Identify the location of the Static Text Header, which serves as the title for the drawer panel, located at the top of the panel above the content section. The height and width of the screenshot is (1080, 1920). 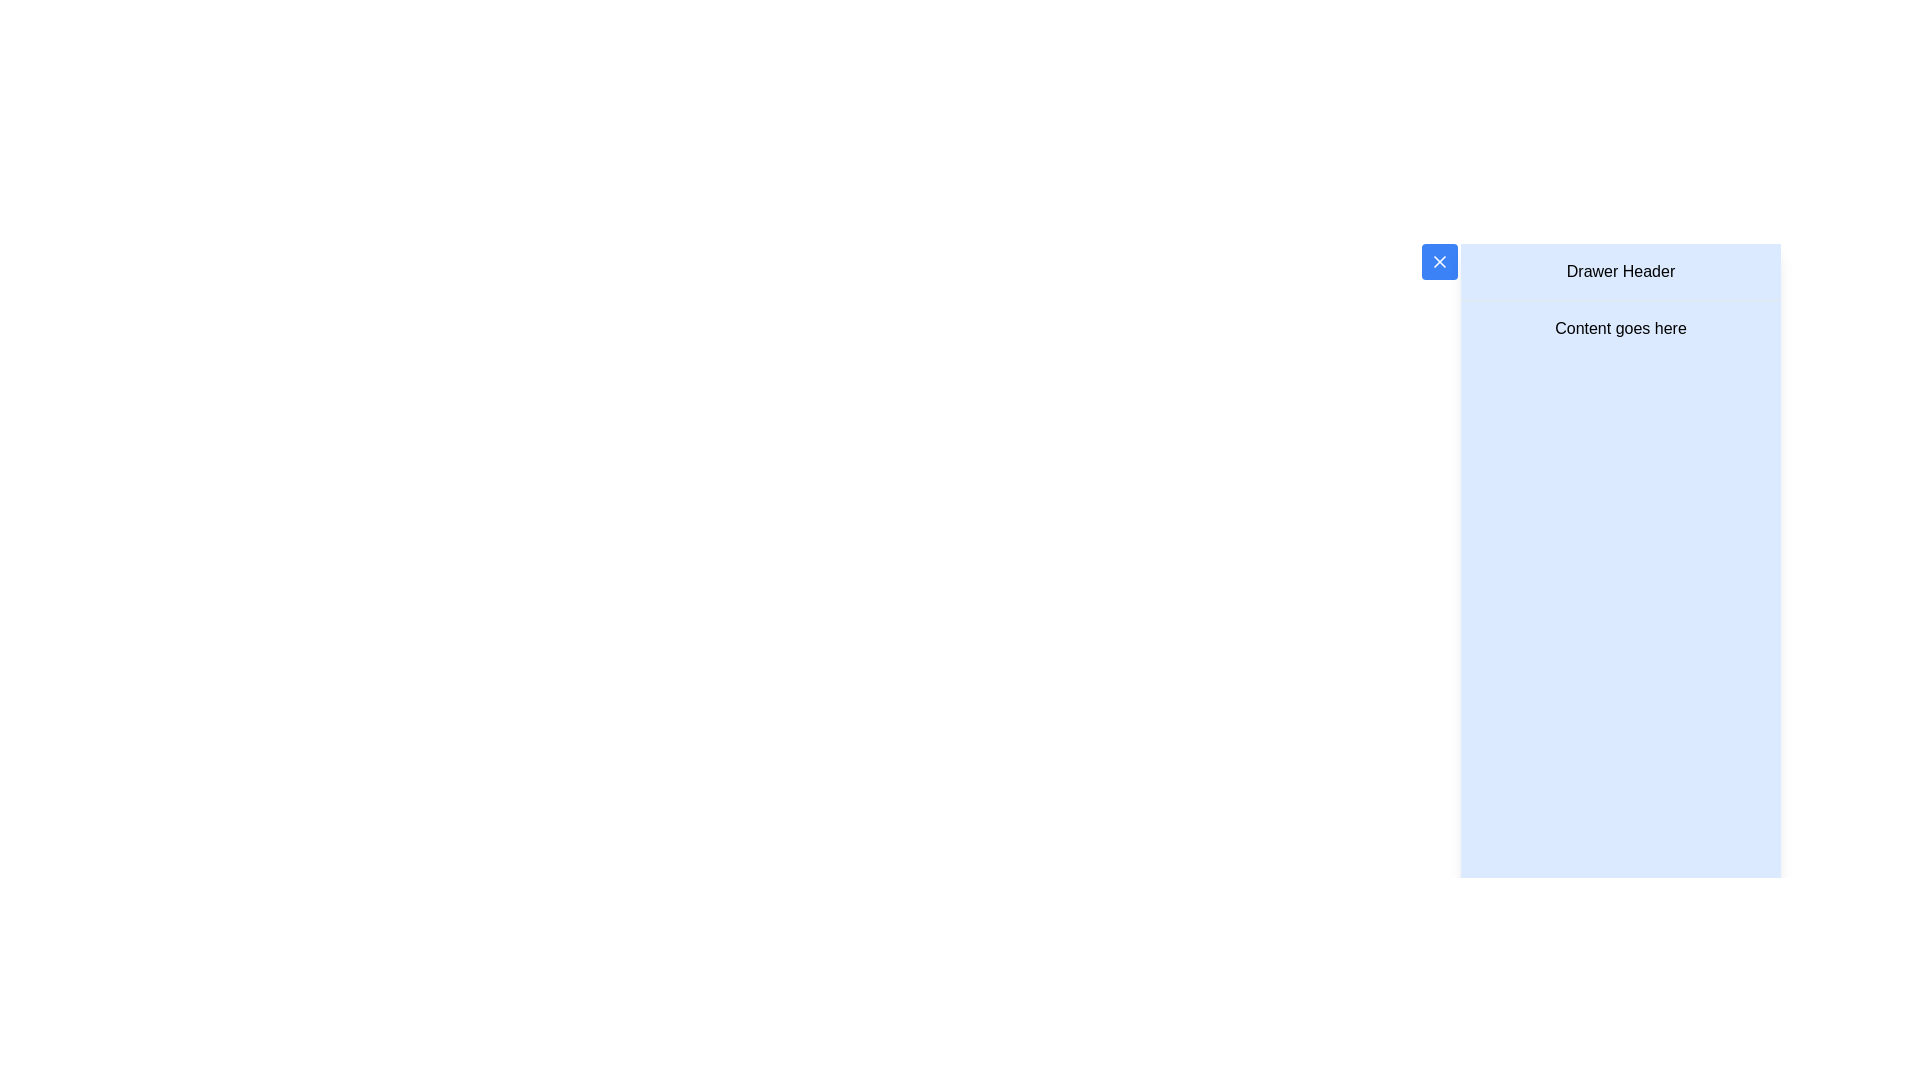
(1621, 272).